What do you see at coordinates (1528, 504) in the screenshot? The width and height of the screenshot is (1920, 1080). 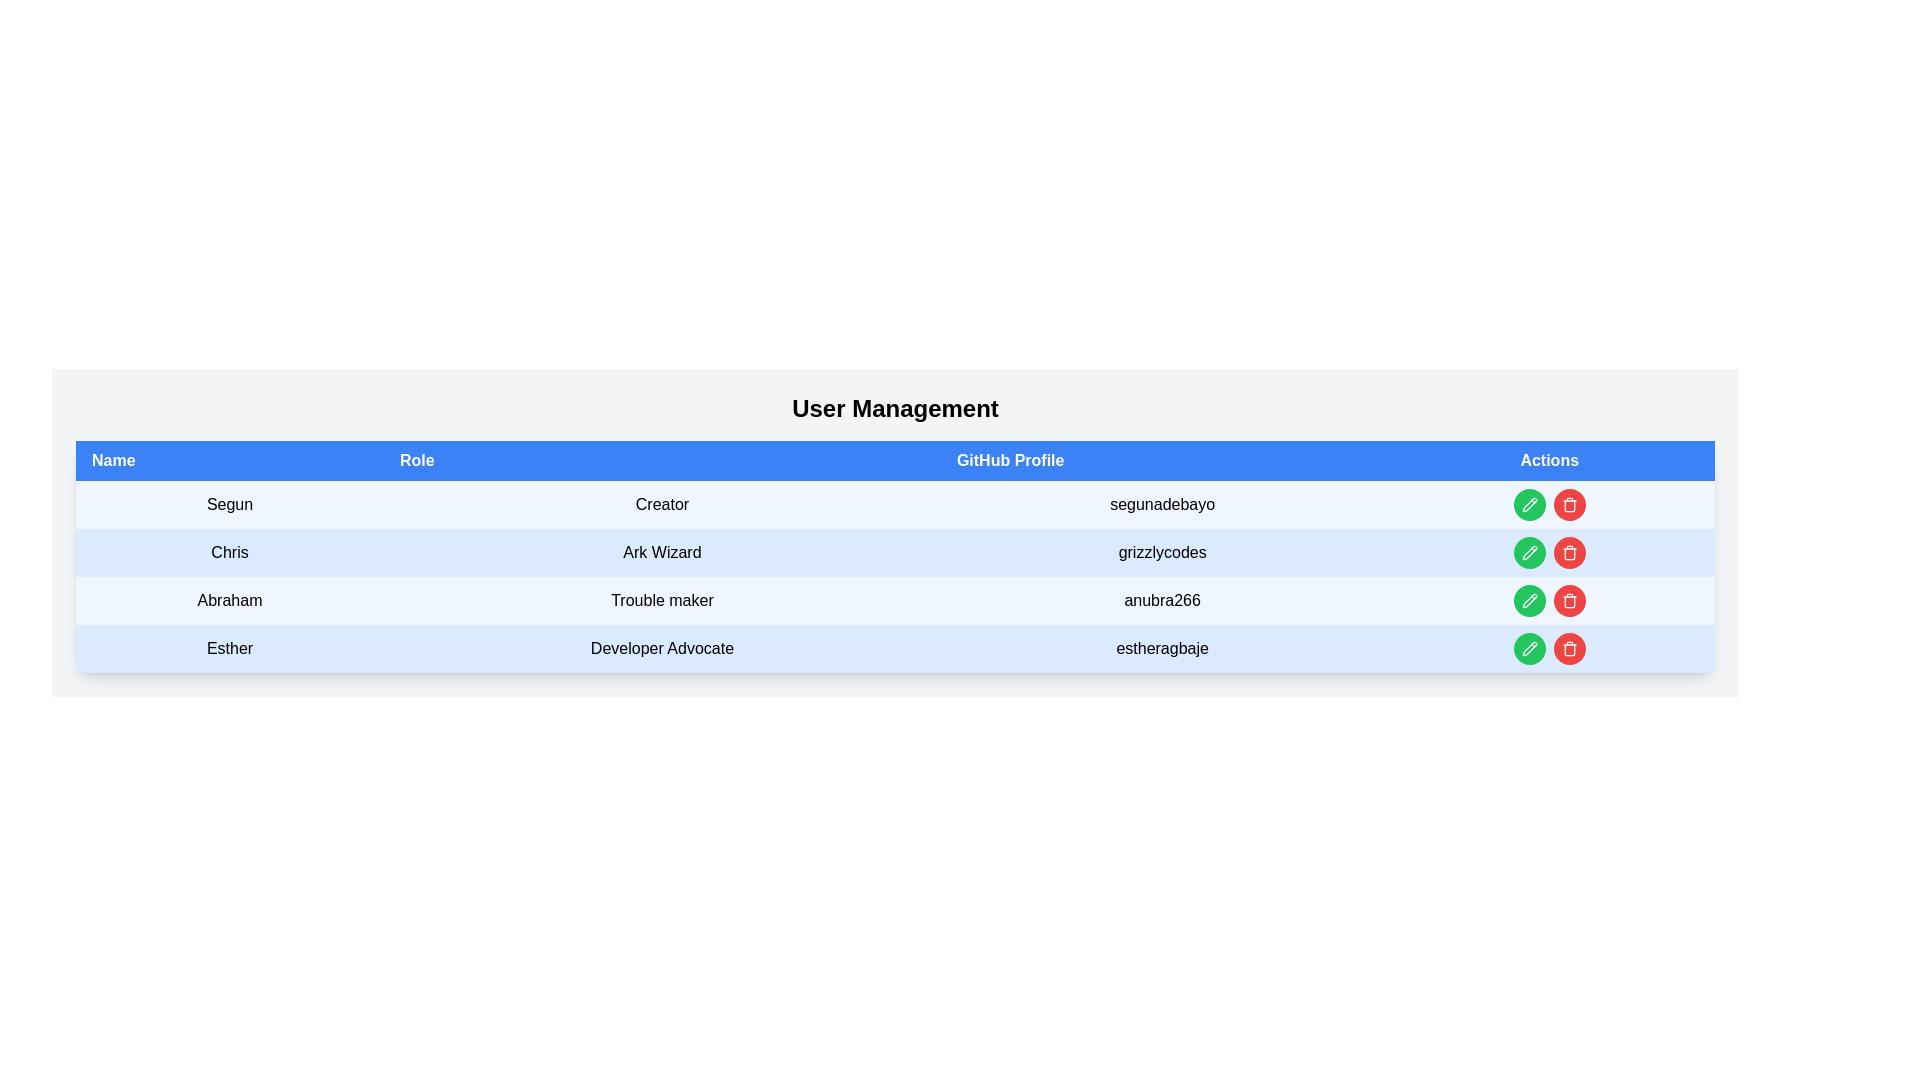 I see `the 'edit' button in the 'Actions' column of the row for 'Chris', who has the role 'Ark Wizard'` at bounding box center [1528, 504].